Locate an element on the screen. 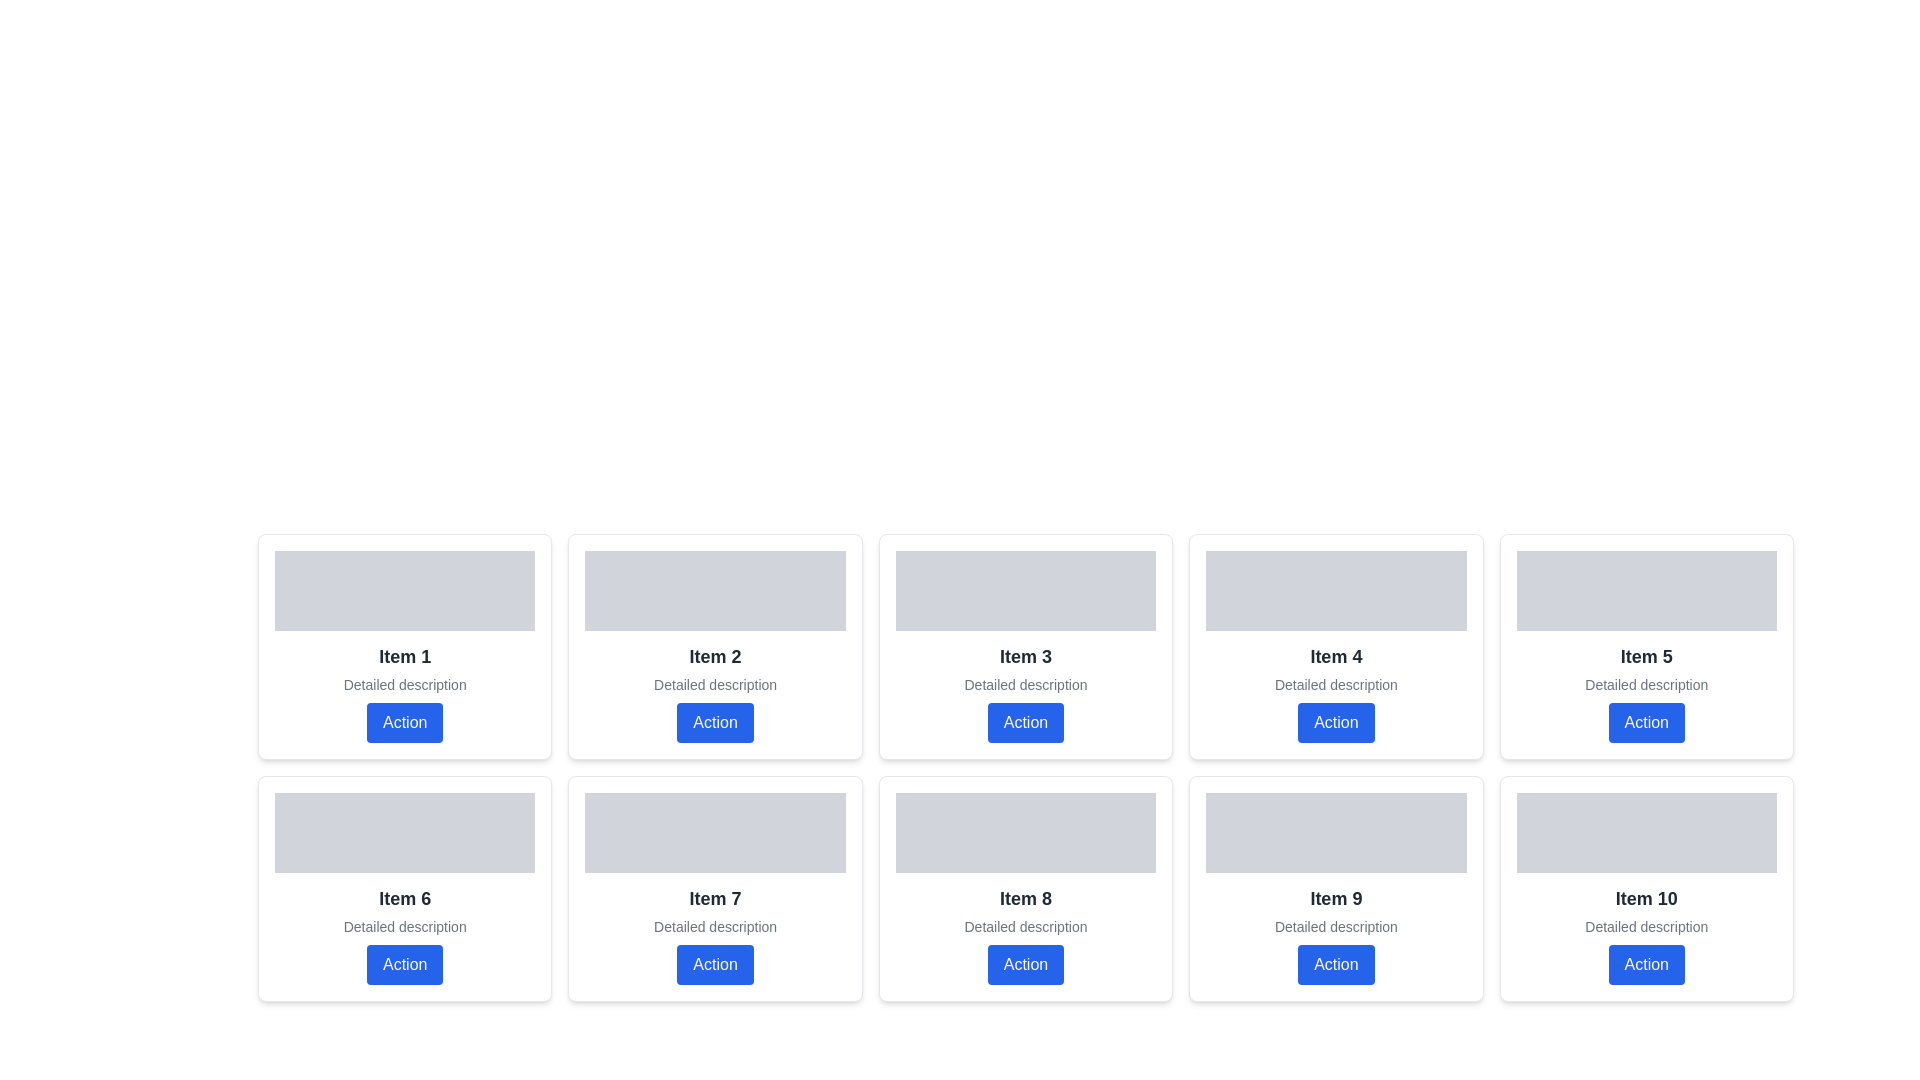 This screenshot has height=1080, width=1920. the rectangular button labeled 'Action' with a blue background and white text, located below the text 'Detailed description' in the card labeled 'Item 6', to observe the hover effect is located at coordinates (404, 963).